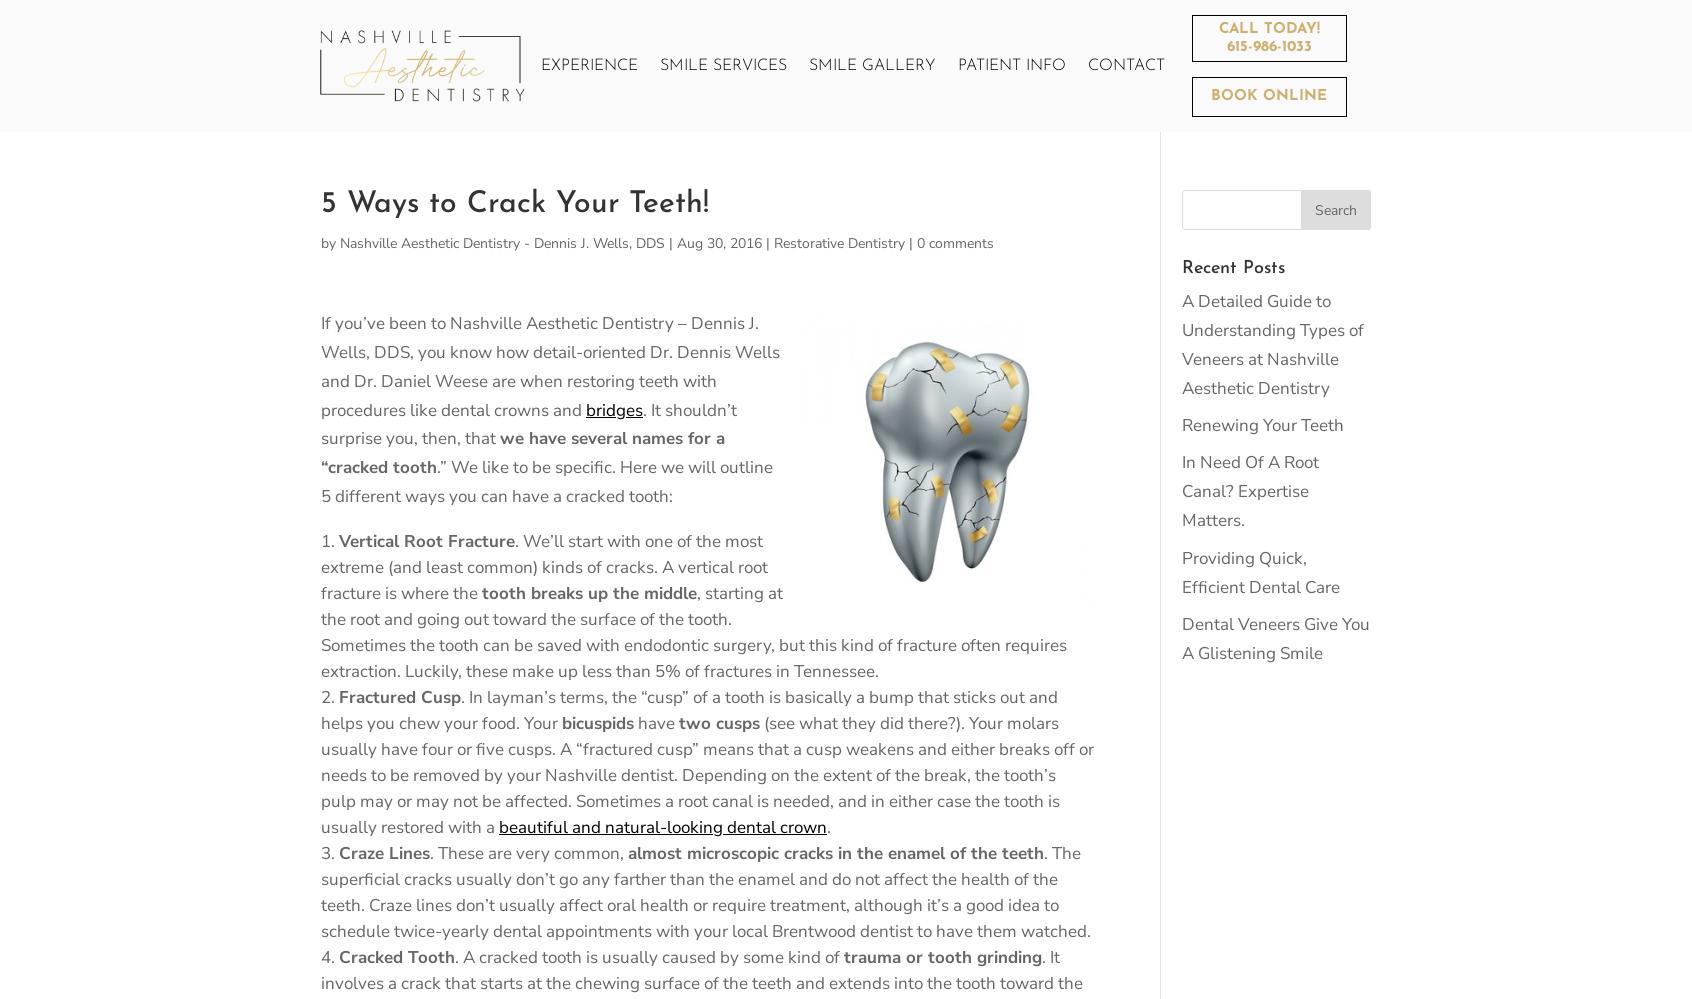 The height and width of the screenshot is (999, 1692). Describe the element at coordinates (396, 956) in the screenshot. I see `'Cracked Tooth'` at that location.